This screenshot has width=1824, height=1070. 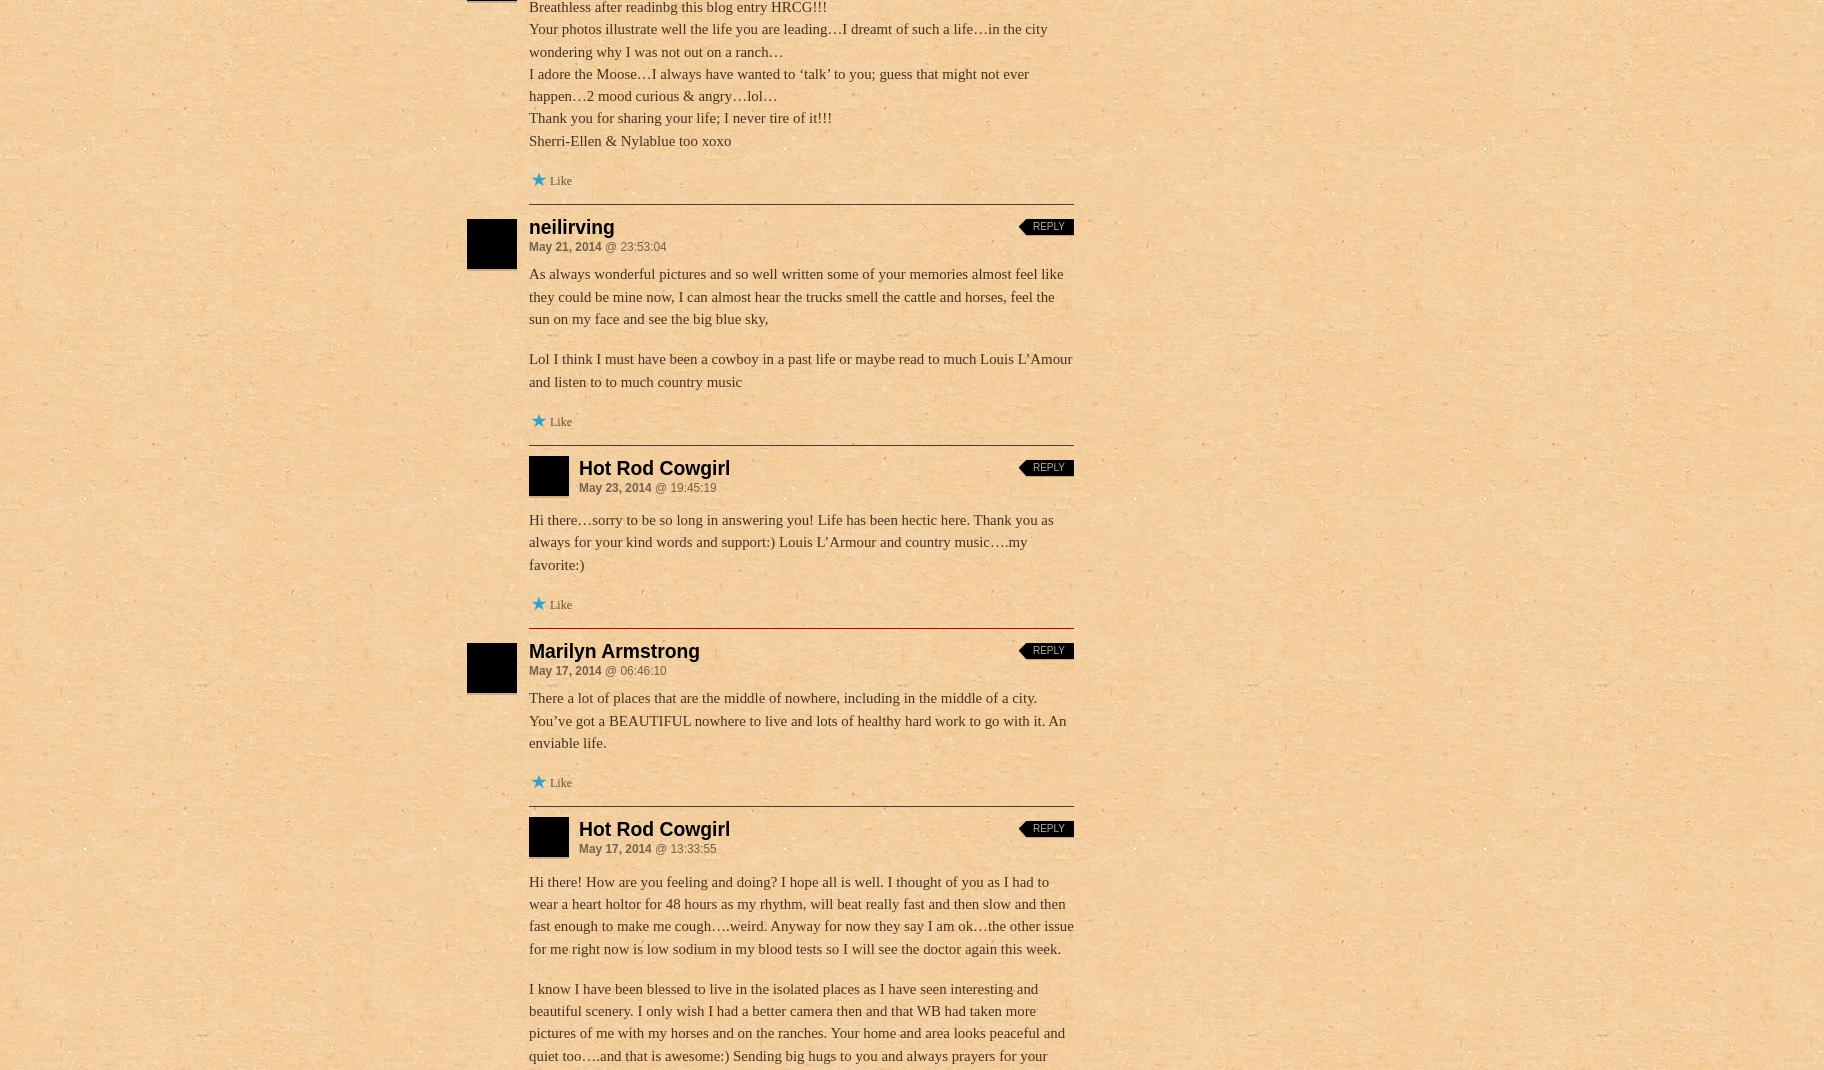 What do you see at coordinates (800, 913) in the screenshot?
I see `'Hi there! How are you feeling and doing? I hope all is well. I thought of you as I had to wear a heart holtor for 48 hours as my rhythm, will beat really fast and then slow and then fast enough to make me cough….weird. Anyway for now they say I am ok…the other issue for me right now is low sodium in my blood tests so I will see the doctor again this week.'` at bounding box center [800, 913].